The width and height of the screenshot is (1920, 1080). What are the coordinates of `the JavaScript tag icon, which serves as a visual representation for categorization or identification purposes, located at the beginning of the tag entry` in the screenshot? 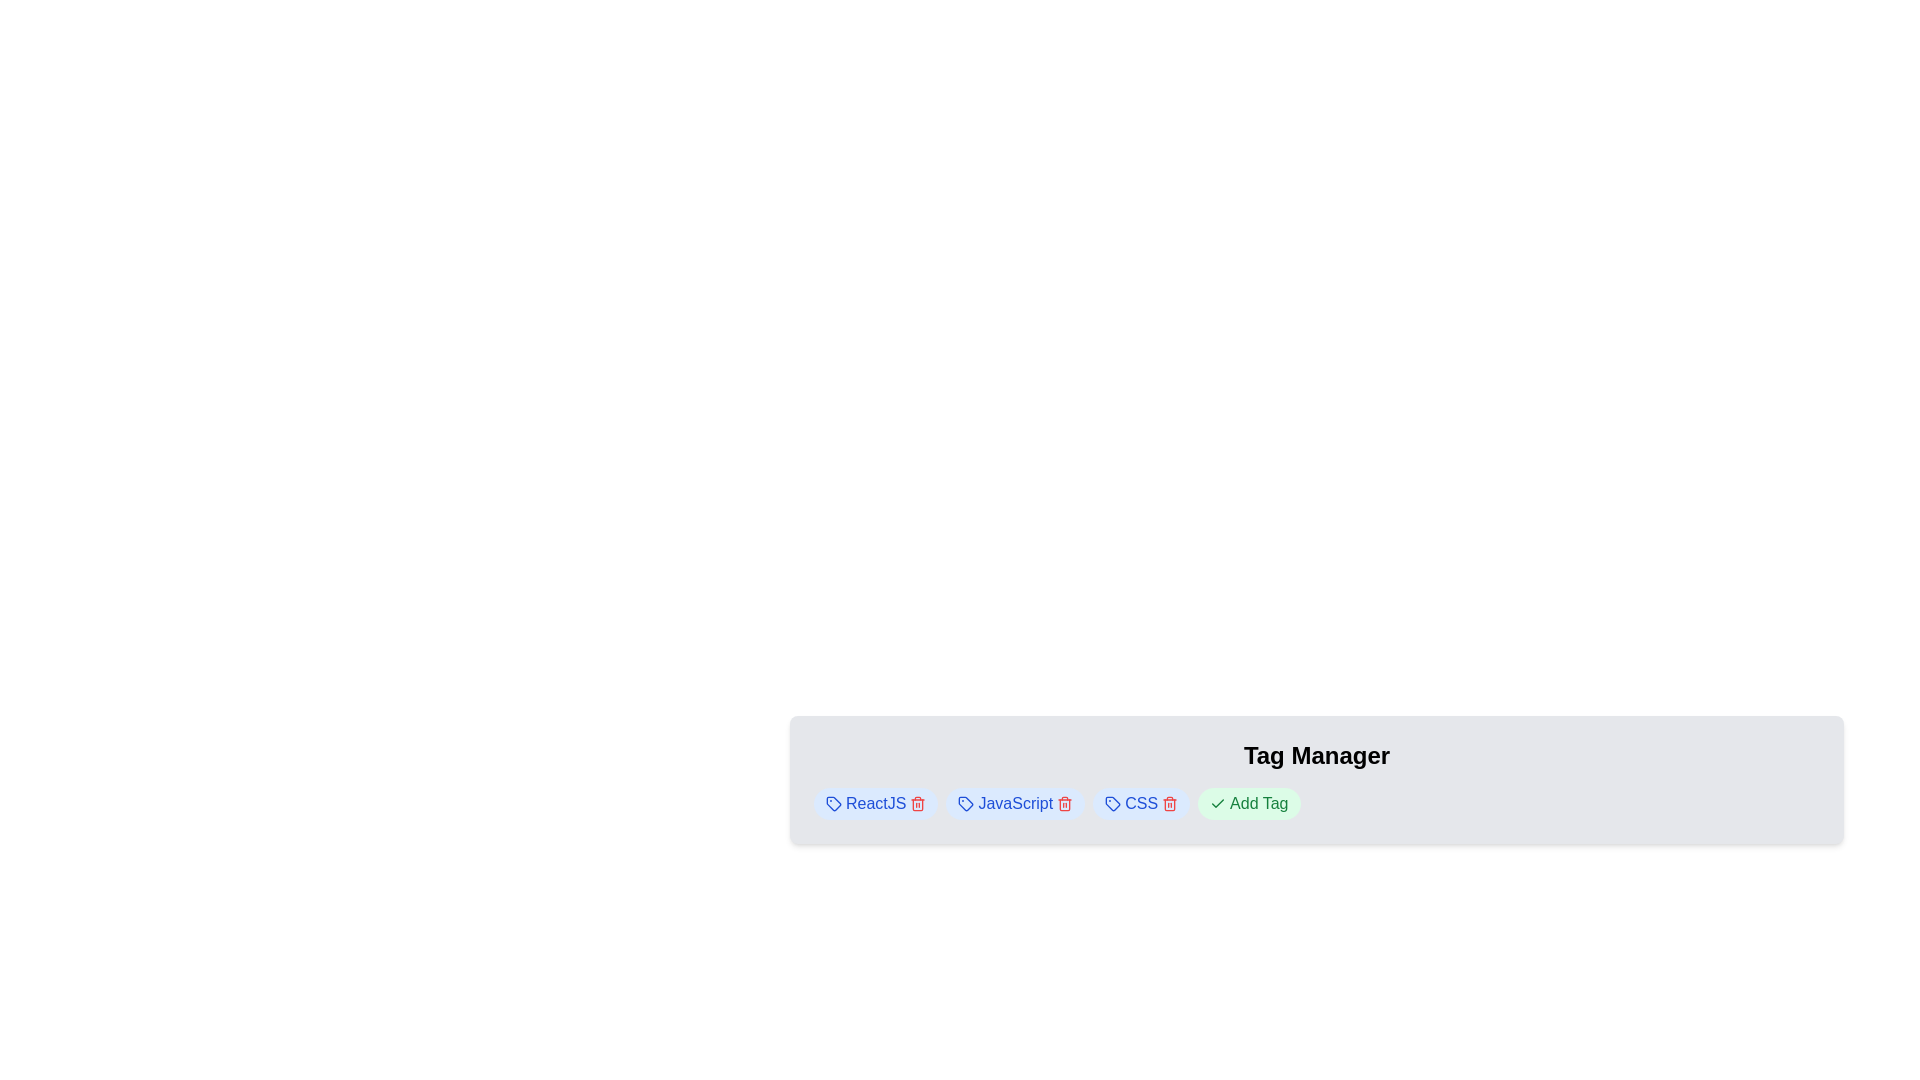 It's located at (966, 802).